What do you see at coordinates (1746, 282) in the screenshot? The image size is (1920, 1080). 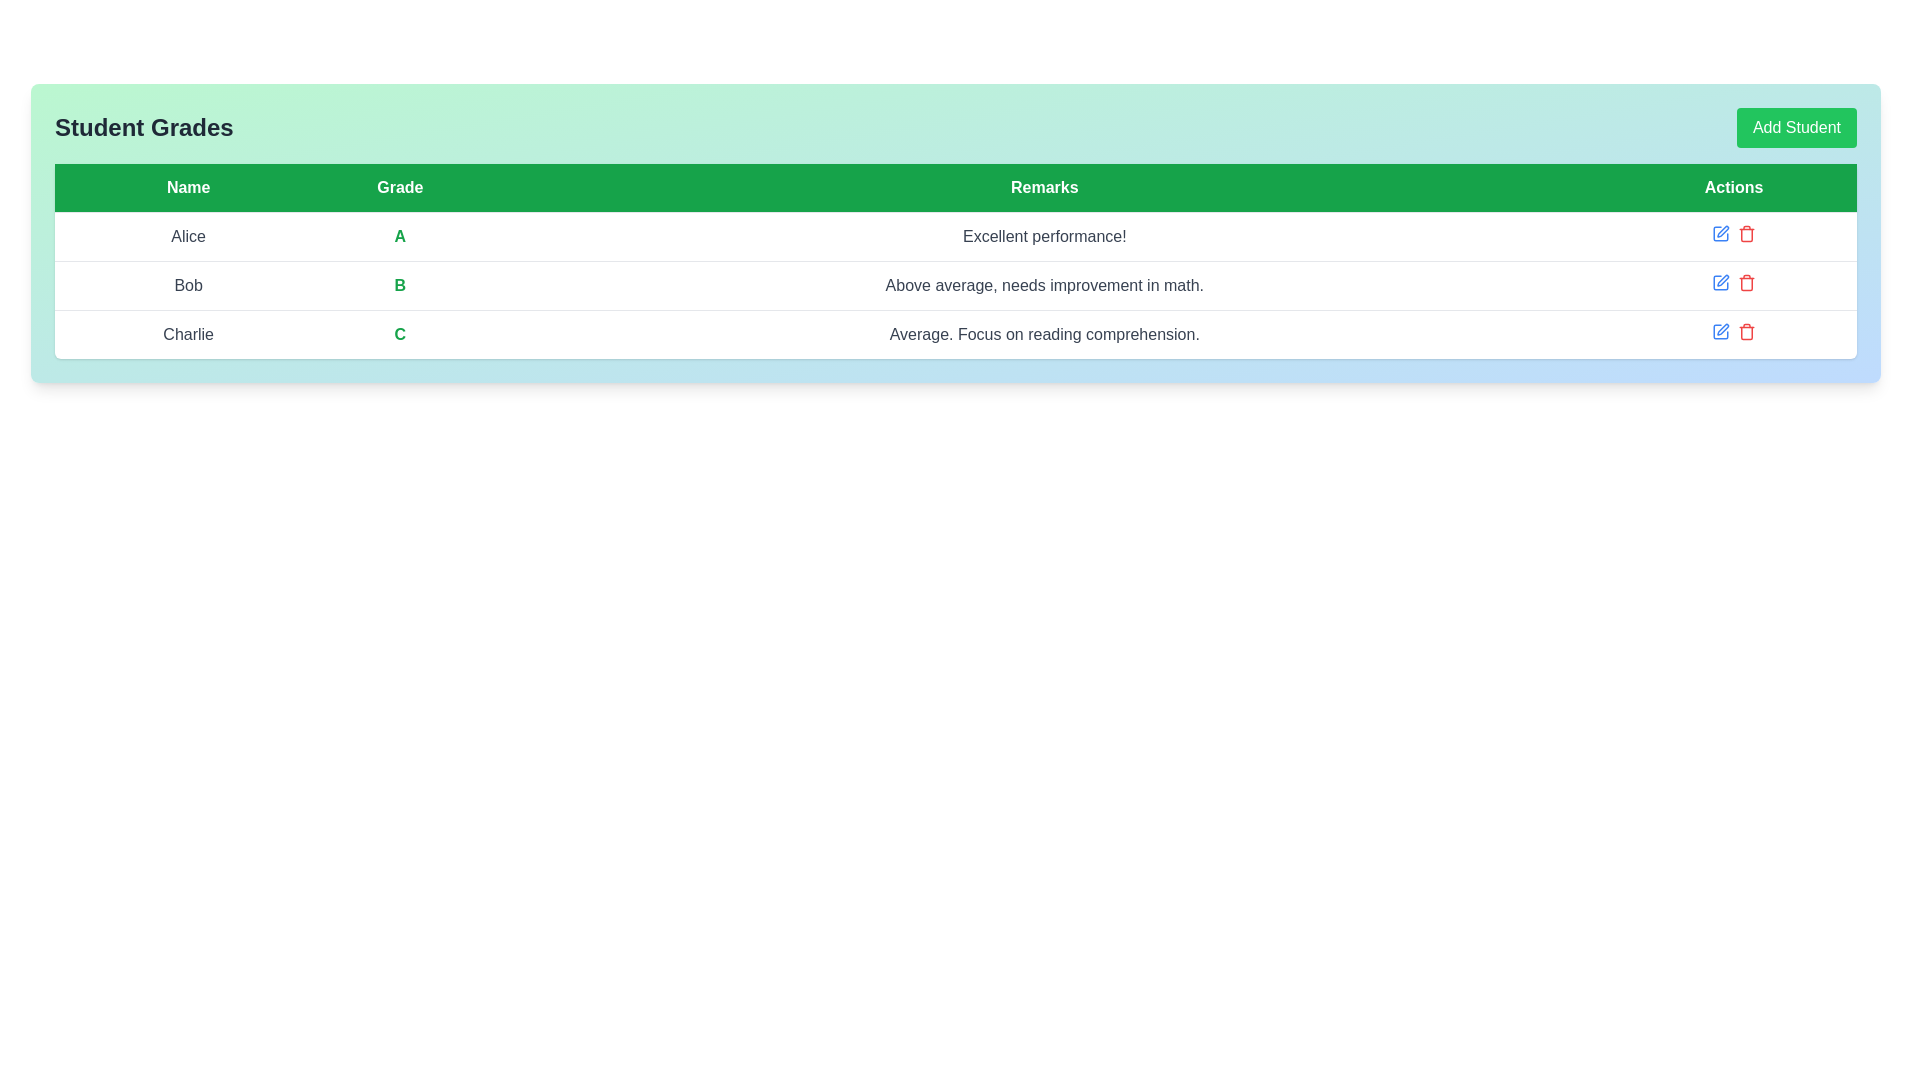 I see `the red trash icon button located in the 'Actions' column of the row corresponding to the student 'Bob'` at bounding box center [1746, 282].